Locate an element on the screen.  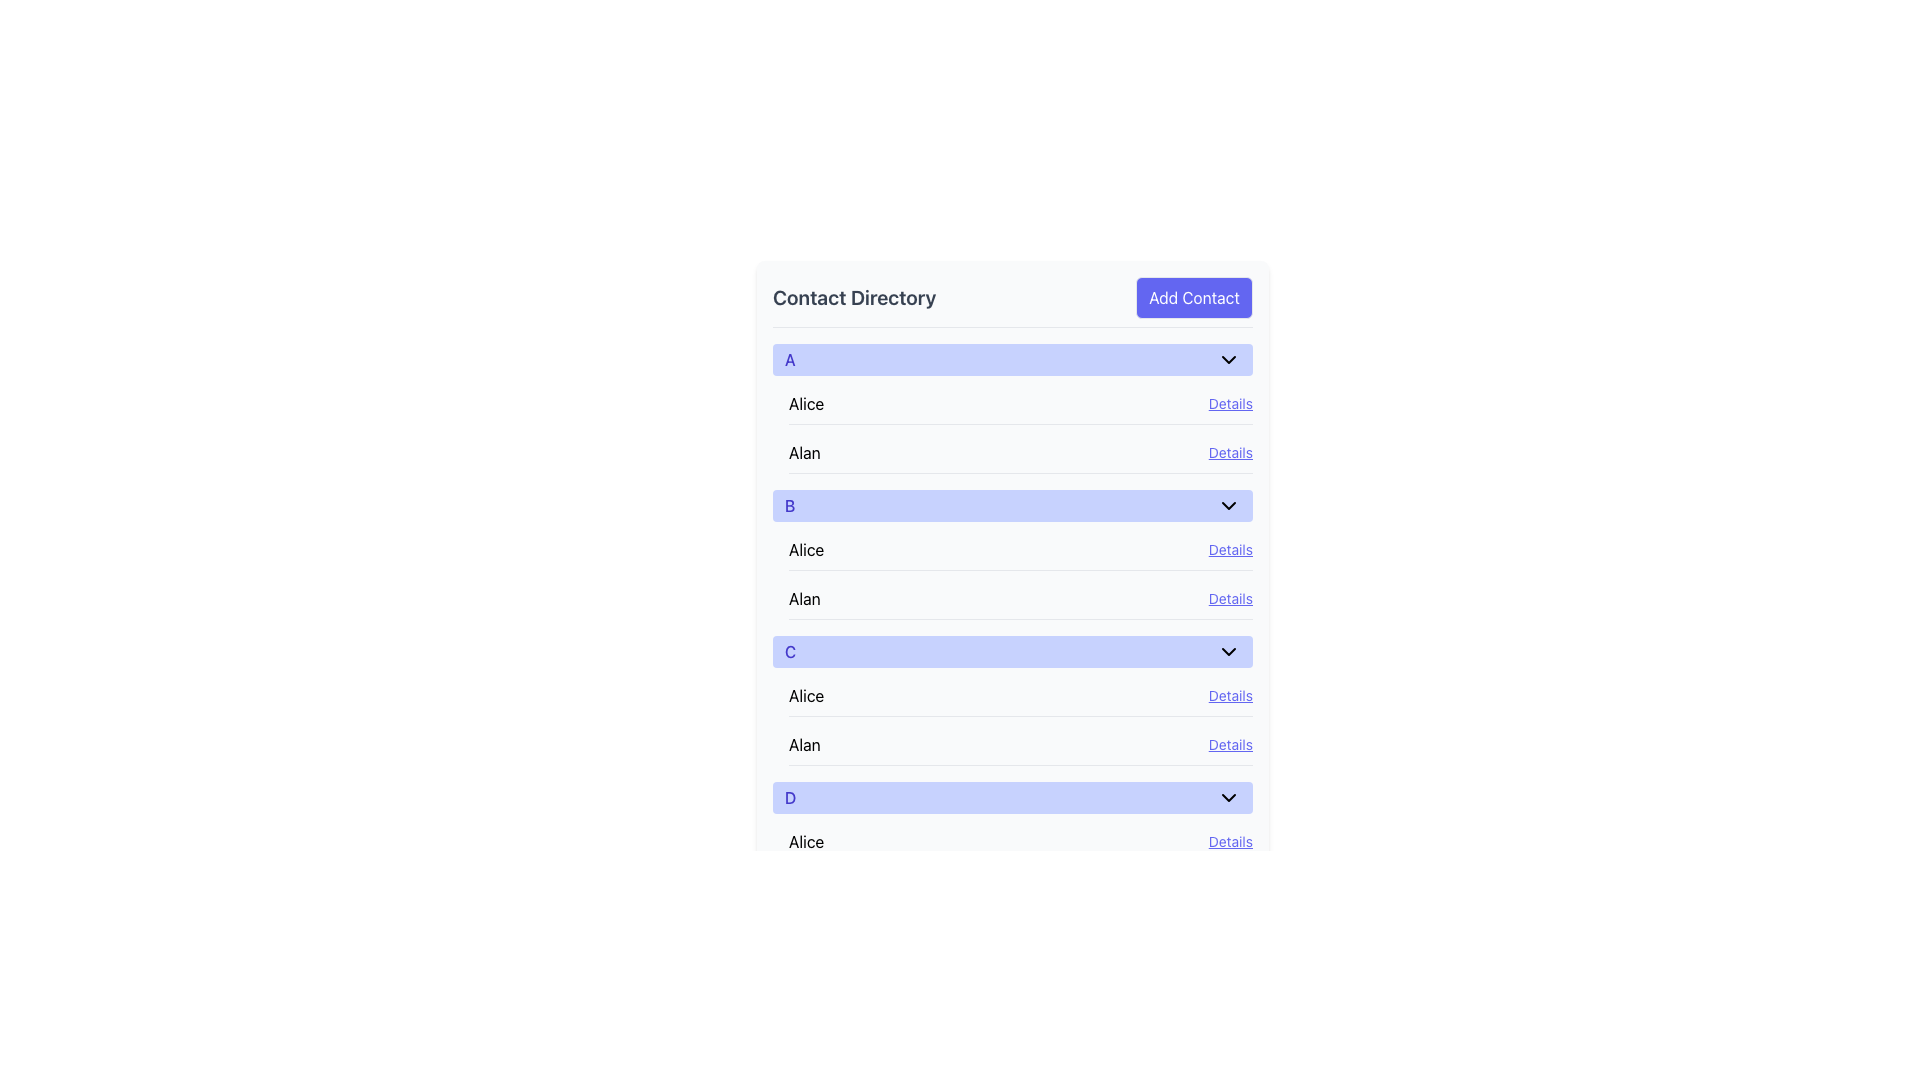
the text label representing the contact name 'Alice' in section 'C' of the contact directory is located at coordinates (806, 694).